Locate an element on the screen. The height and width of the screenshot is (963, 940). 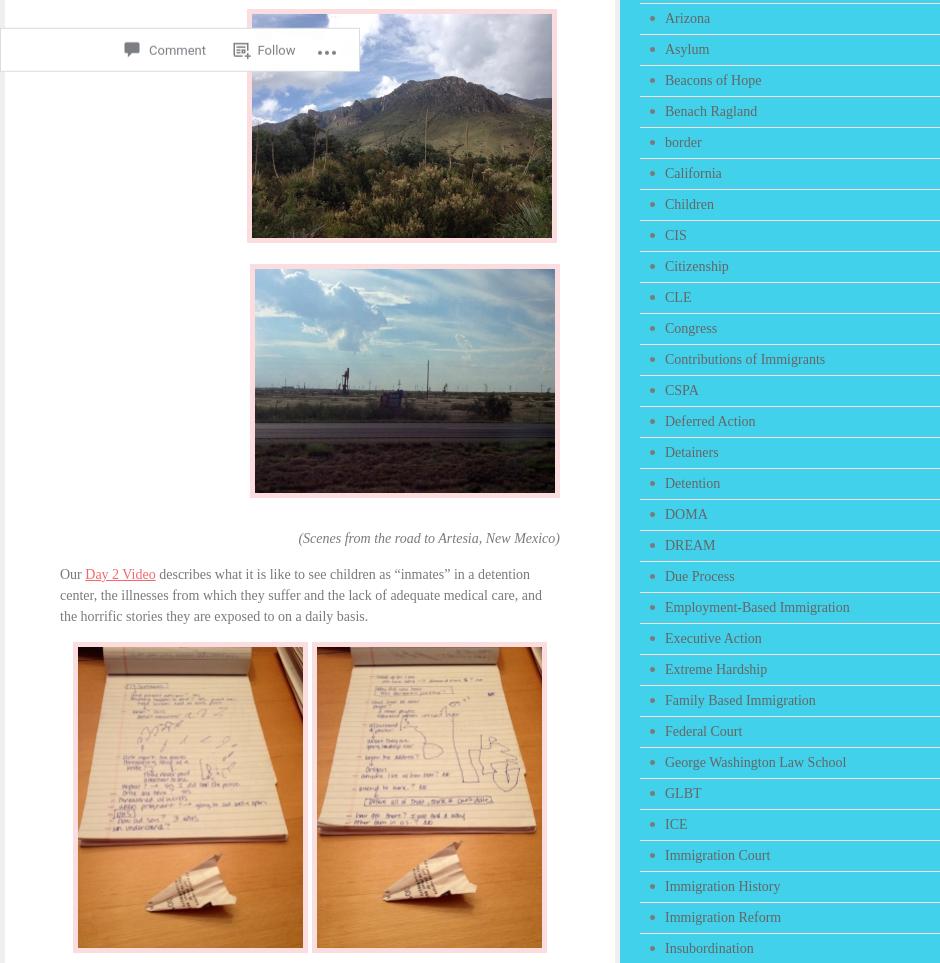
'Due Process' is located at coordinates (698, 576).